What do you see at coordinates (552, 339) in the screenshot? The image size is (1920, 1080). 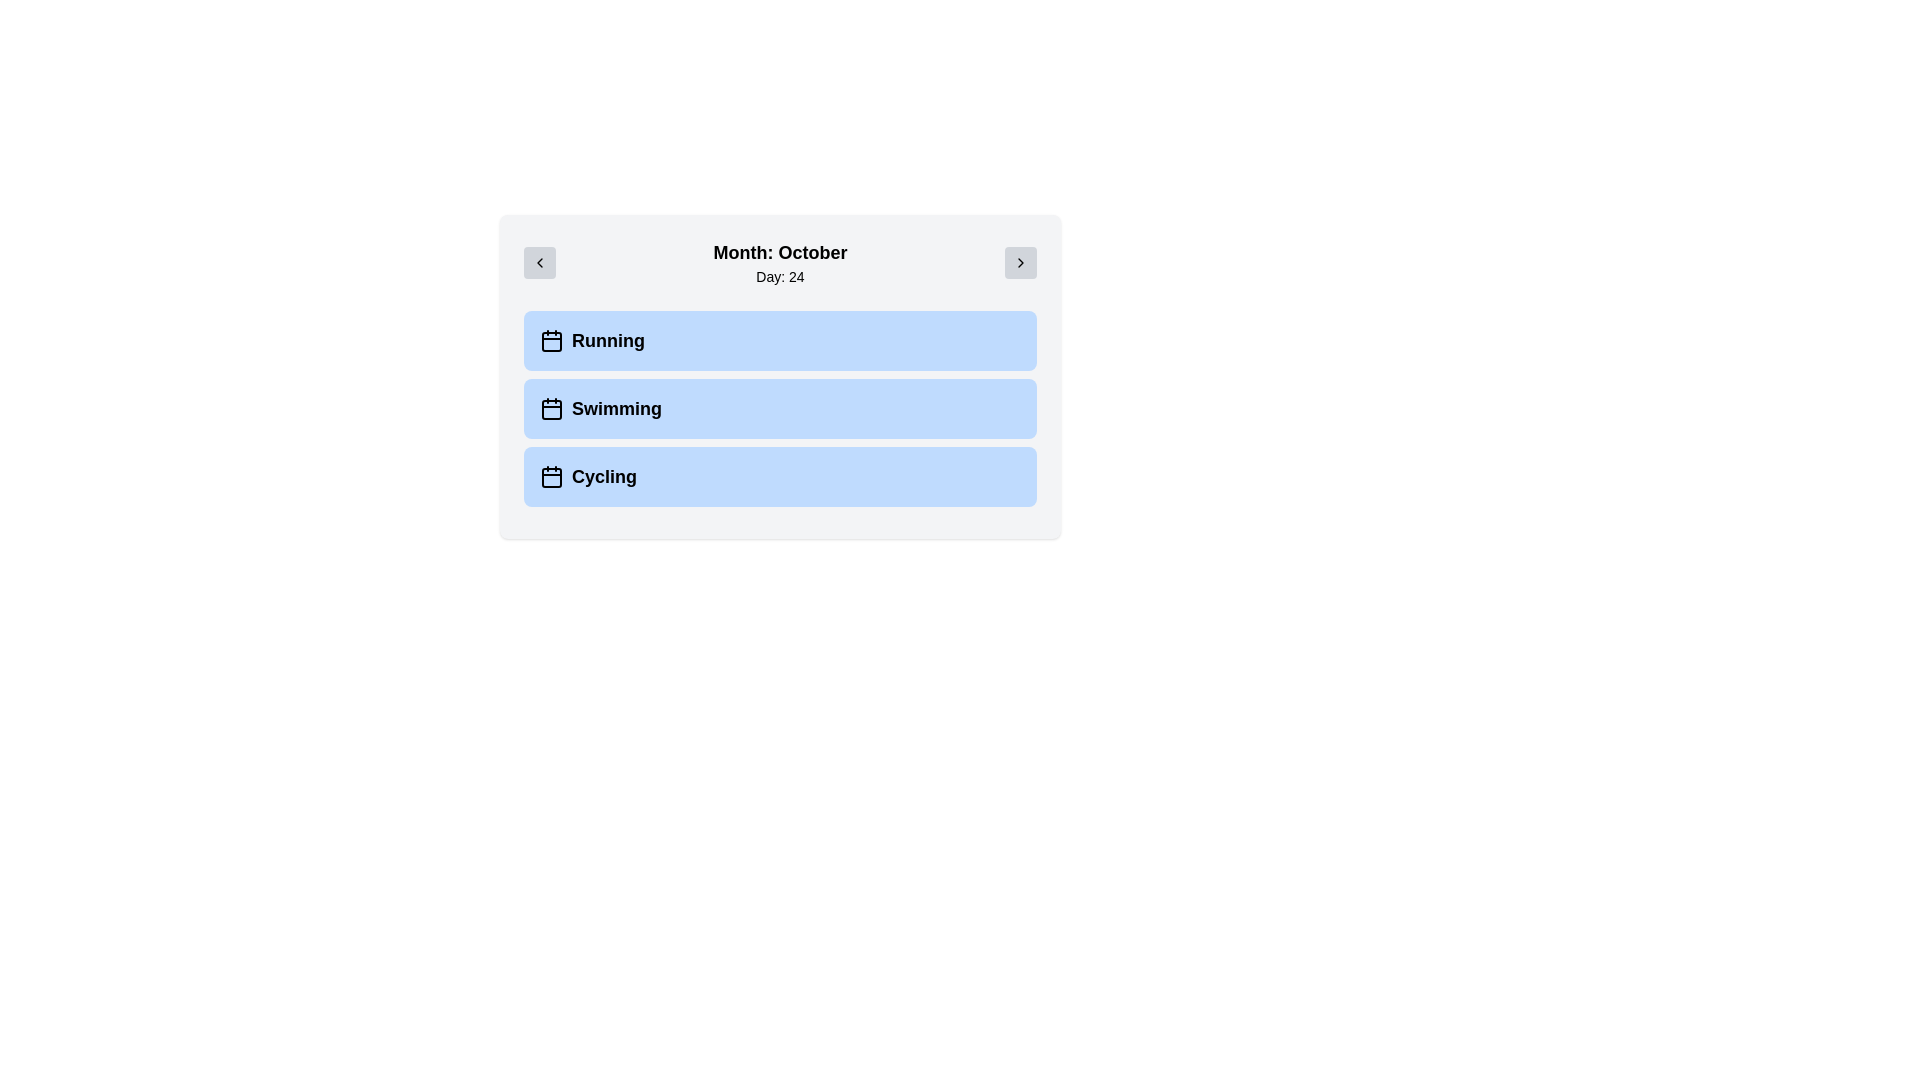 I see `the calendar icon representing the schedule related to the 'Running' activity, located to the left of the text 'Running' in the first row of the vertically stacked list` at bounding box center [552, 339].